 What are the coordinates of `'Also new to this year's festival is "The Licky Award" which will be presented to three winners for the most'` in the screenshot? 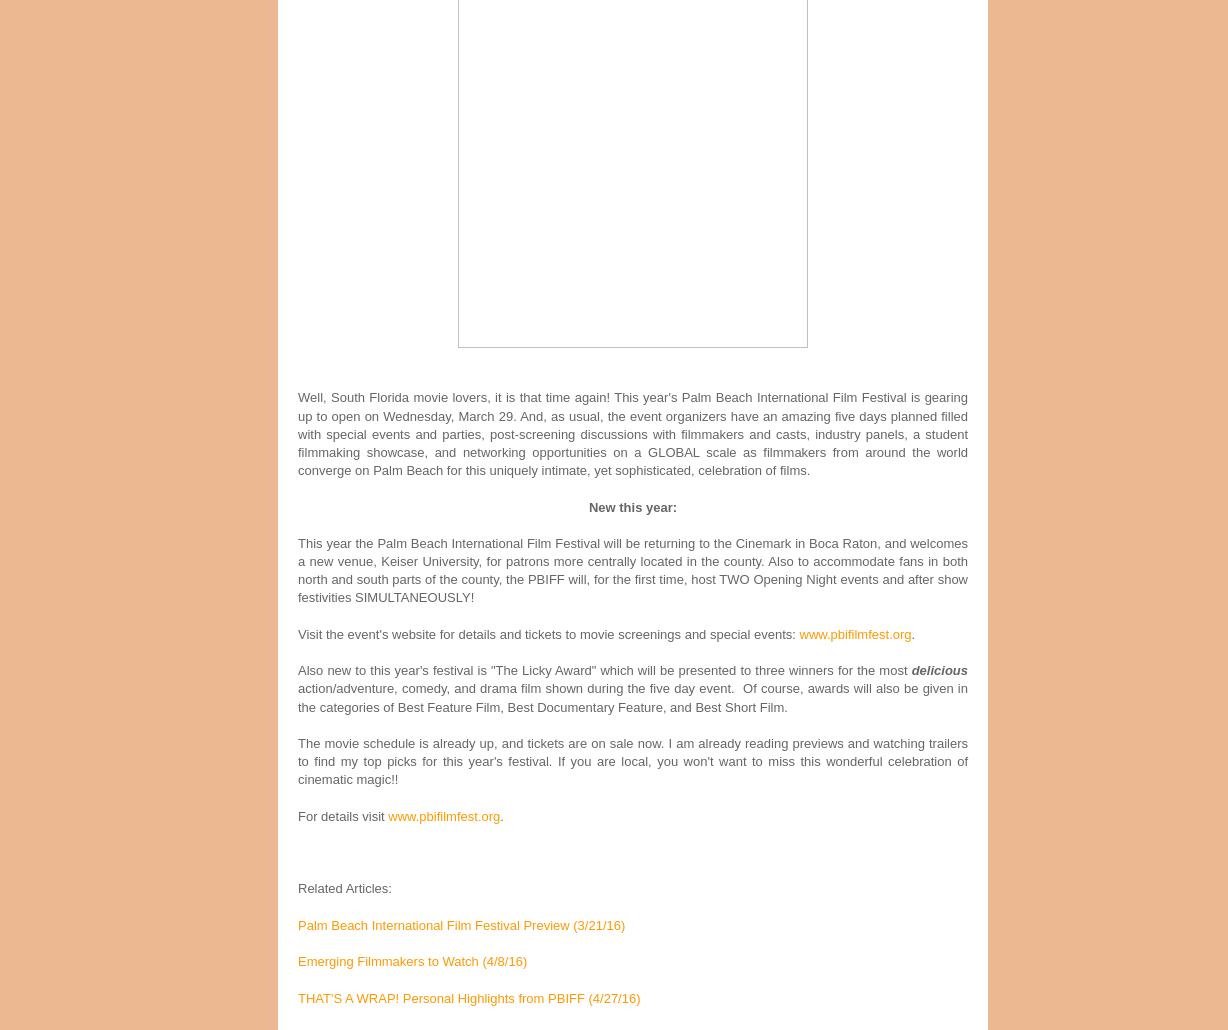 It's located at (603, 669).